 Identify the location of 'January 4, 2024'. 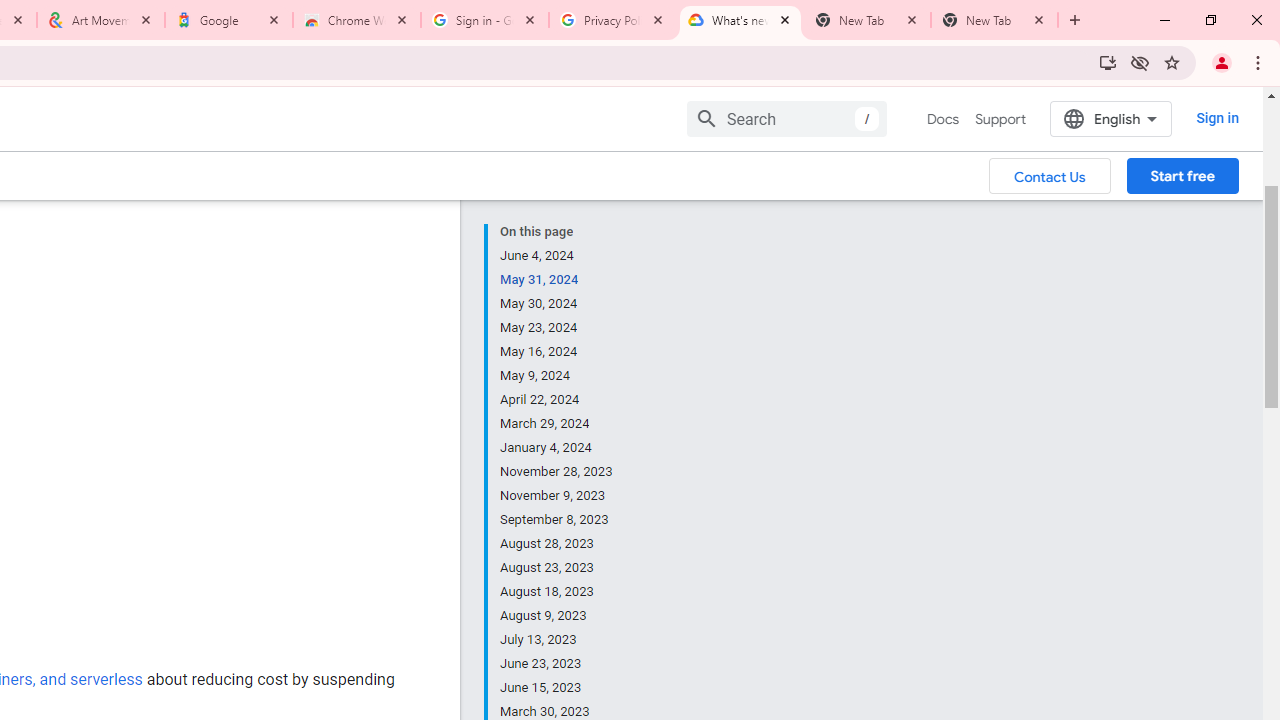
(557, 447).